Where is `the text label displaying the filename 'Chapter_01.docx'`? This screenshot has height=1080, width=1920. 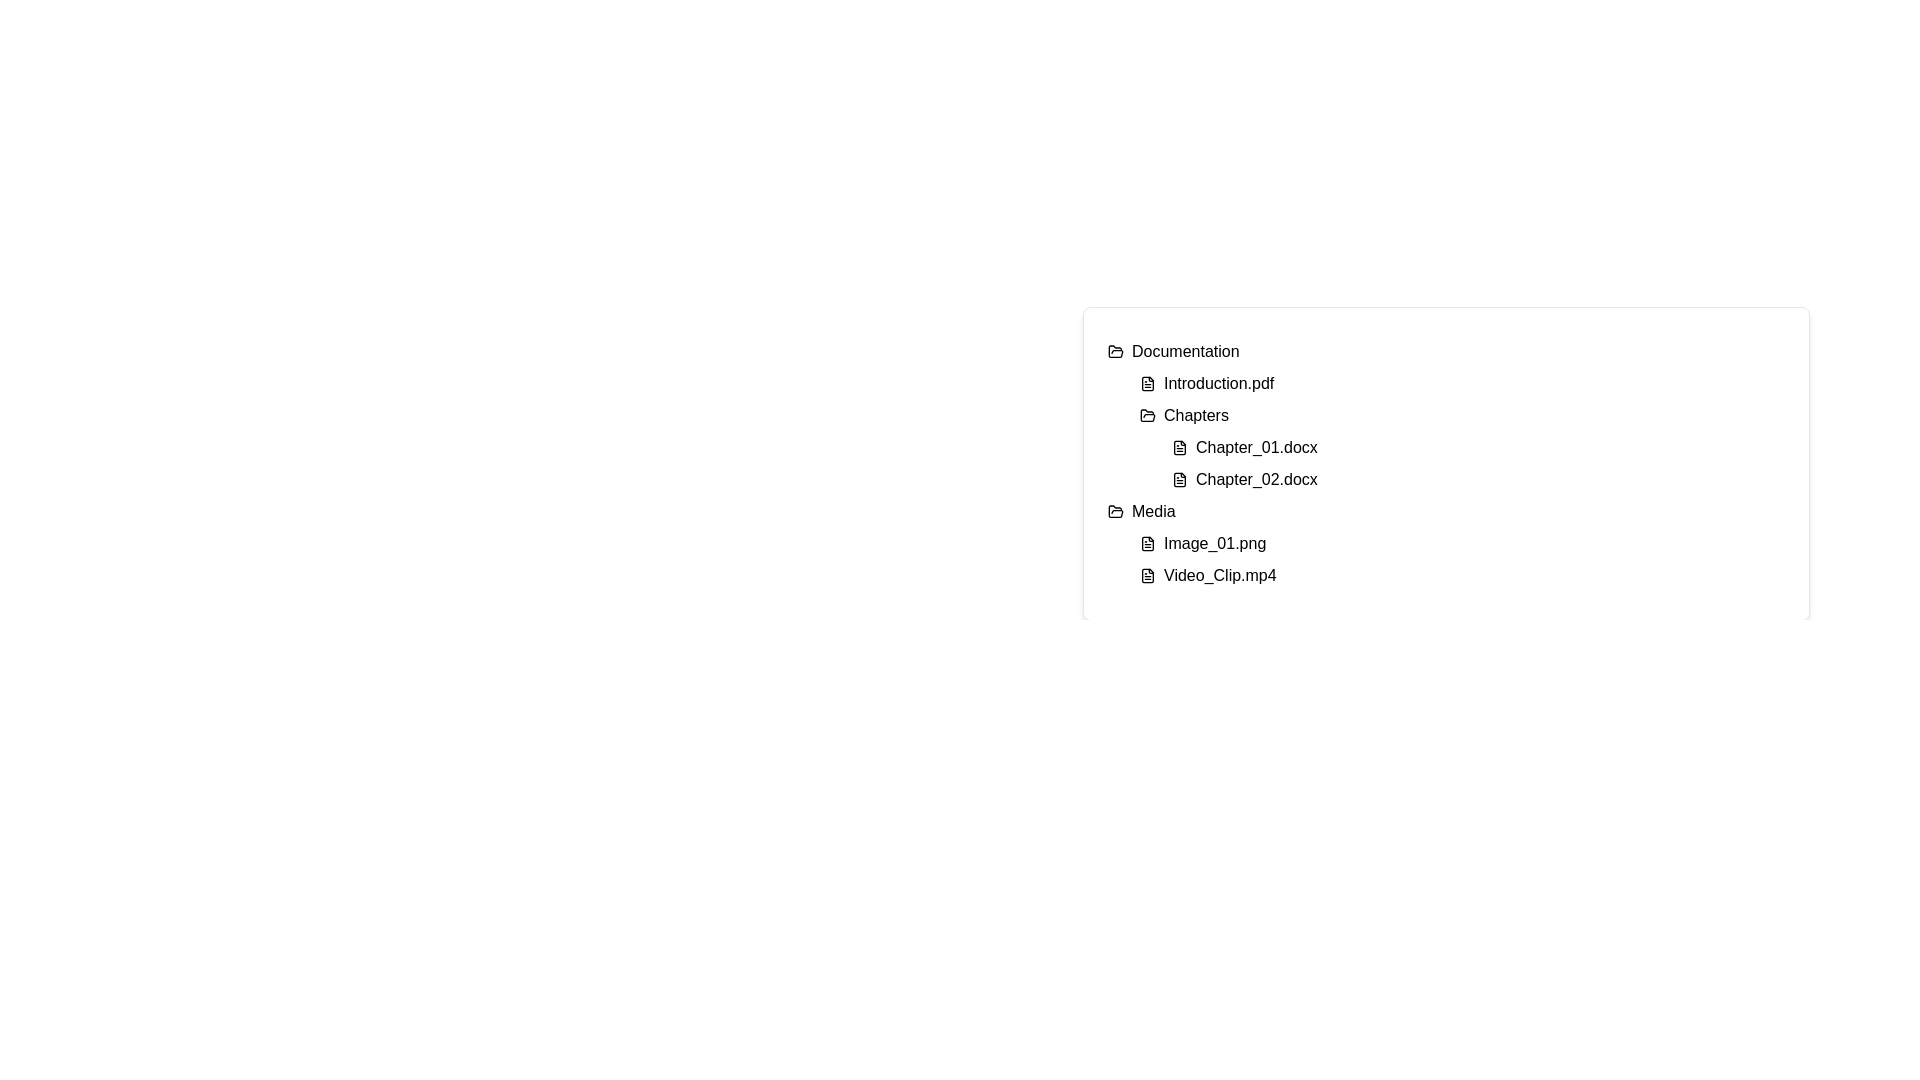
the text label displaying the filename 'Chapter_01.docx' is located at coordinates (1256, 446).